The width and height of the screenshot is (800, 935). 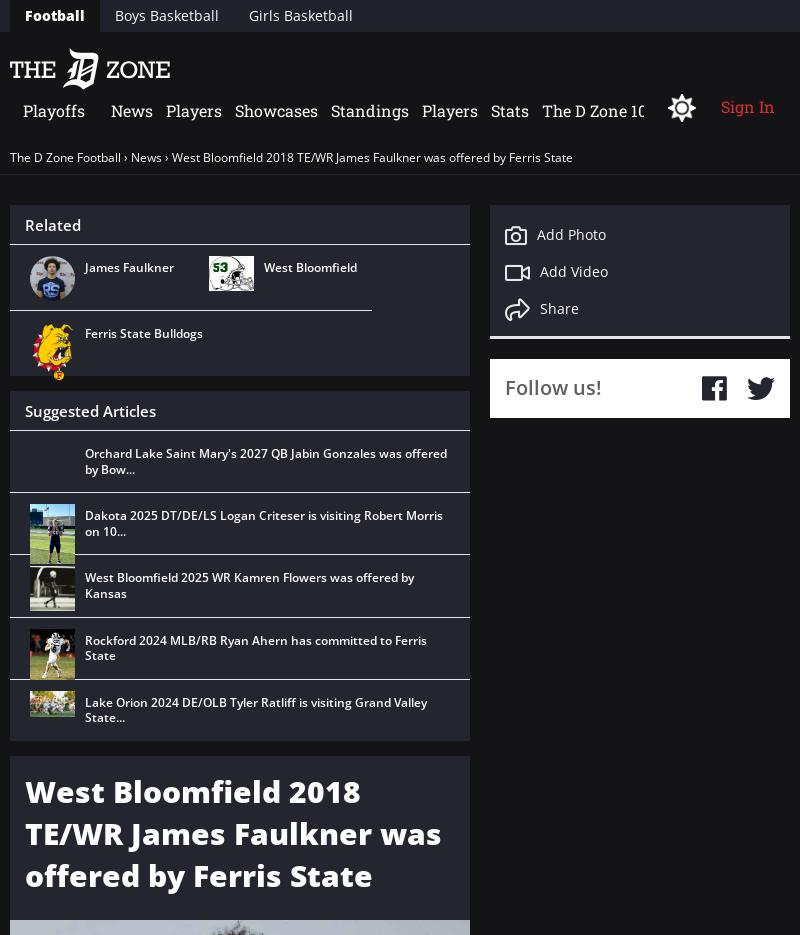 What do you see at coordinates (309, 266) in the screenshot?
I see `'West Bloomfield'` at bounding box center [309, 266].